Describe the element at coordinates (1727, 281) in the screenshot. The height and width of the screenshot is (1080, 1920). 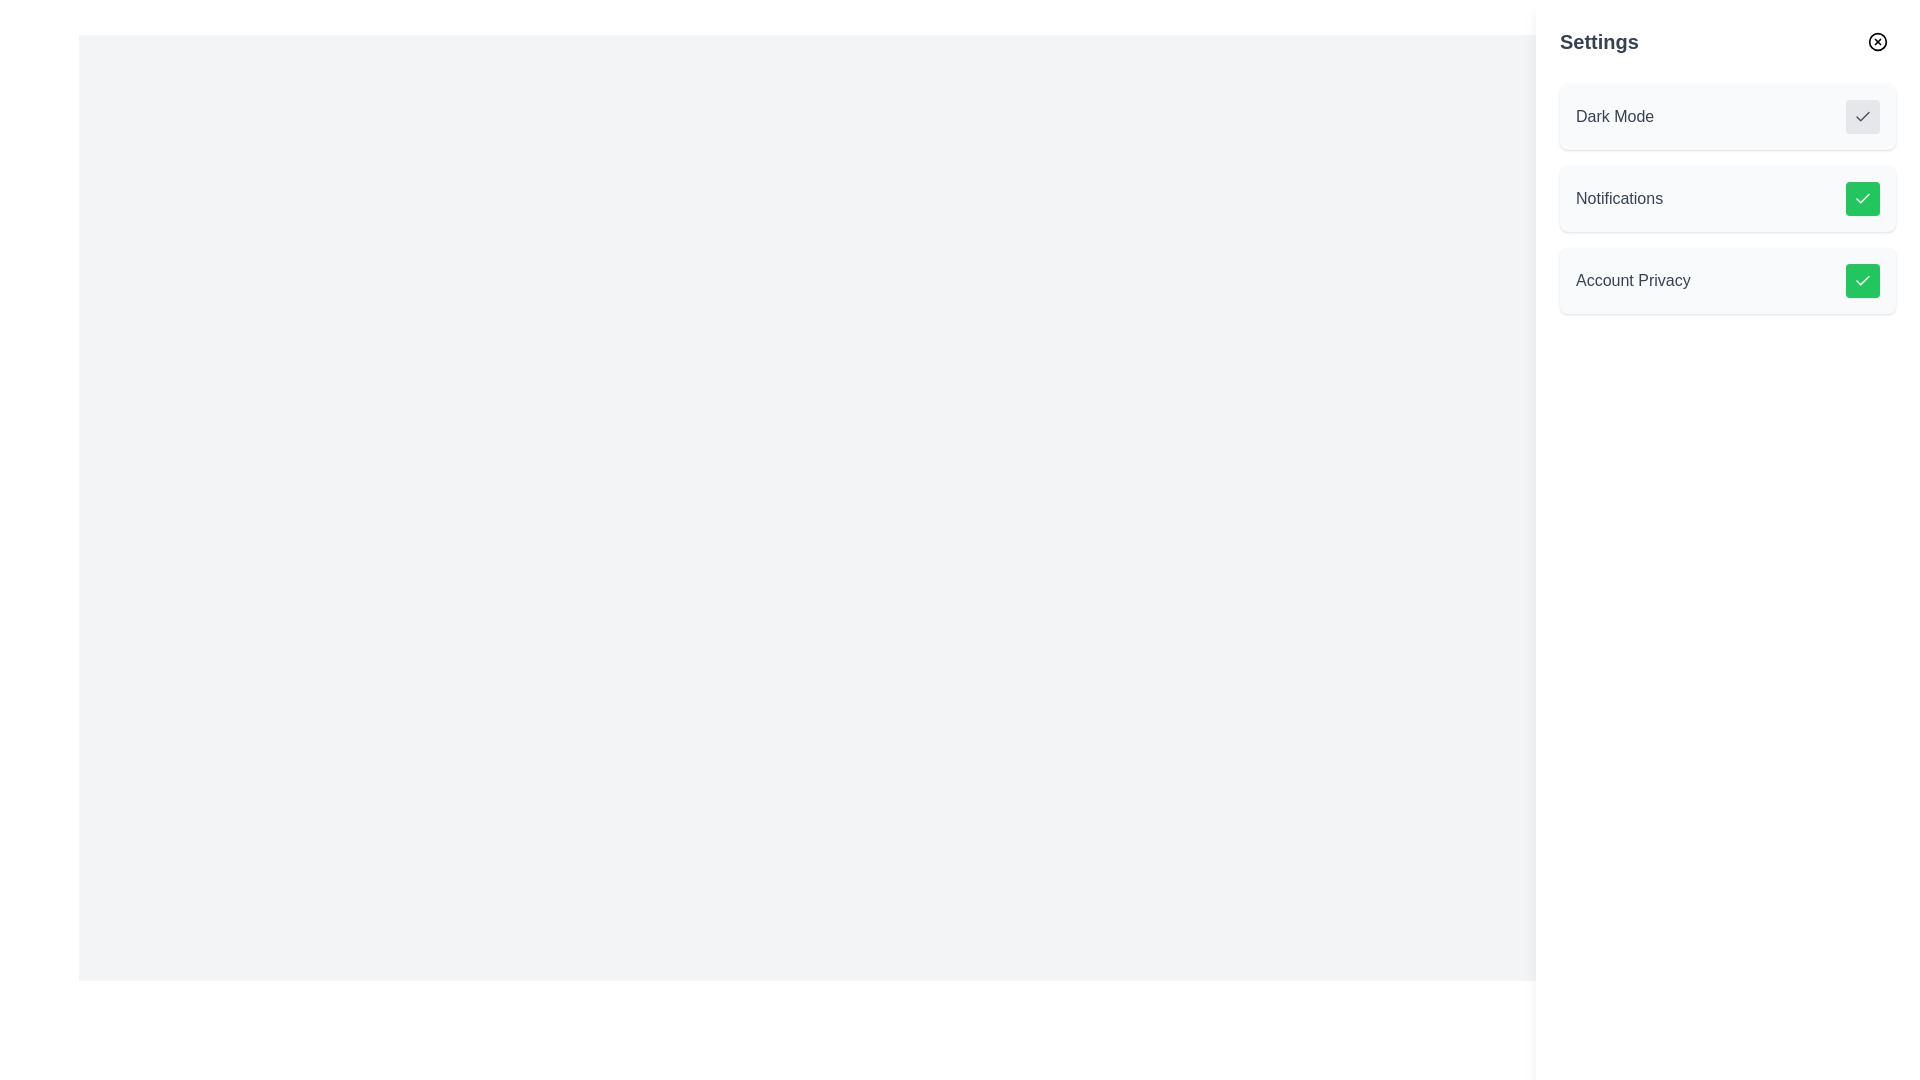
I see `the green button in the third item of the vertically stacked settings list` at that location.